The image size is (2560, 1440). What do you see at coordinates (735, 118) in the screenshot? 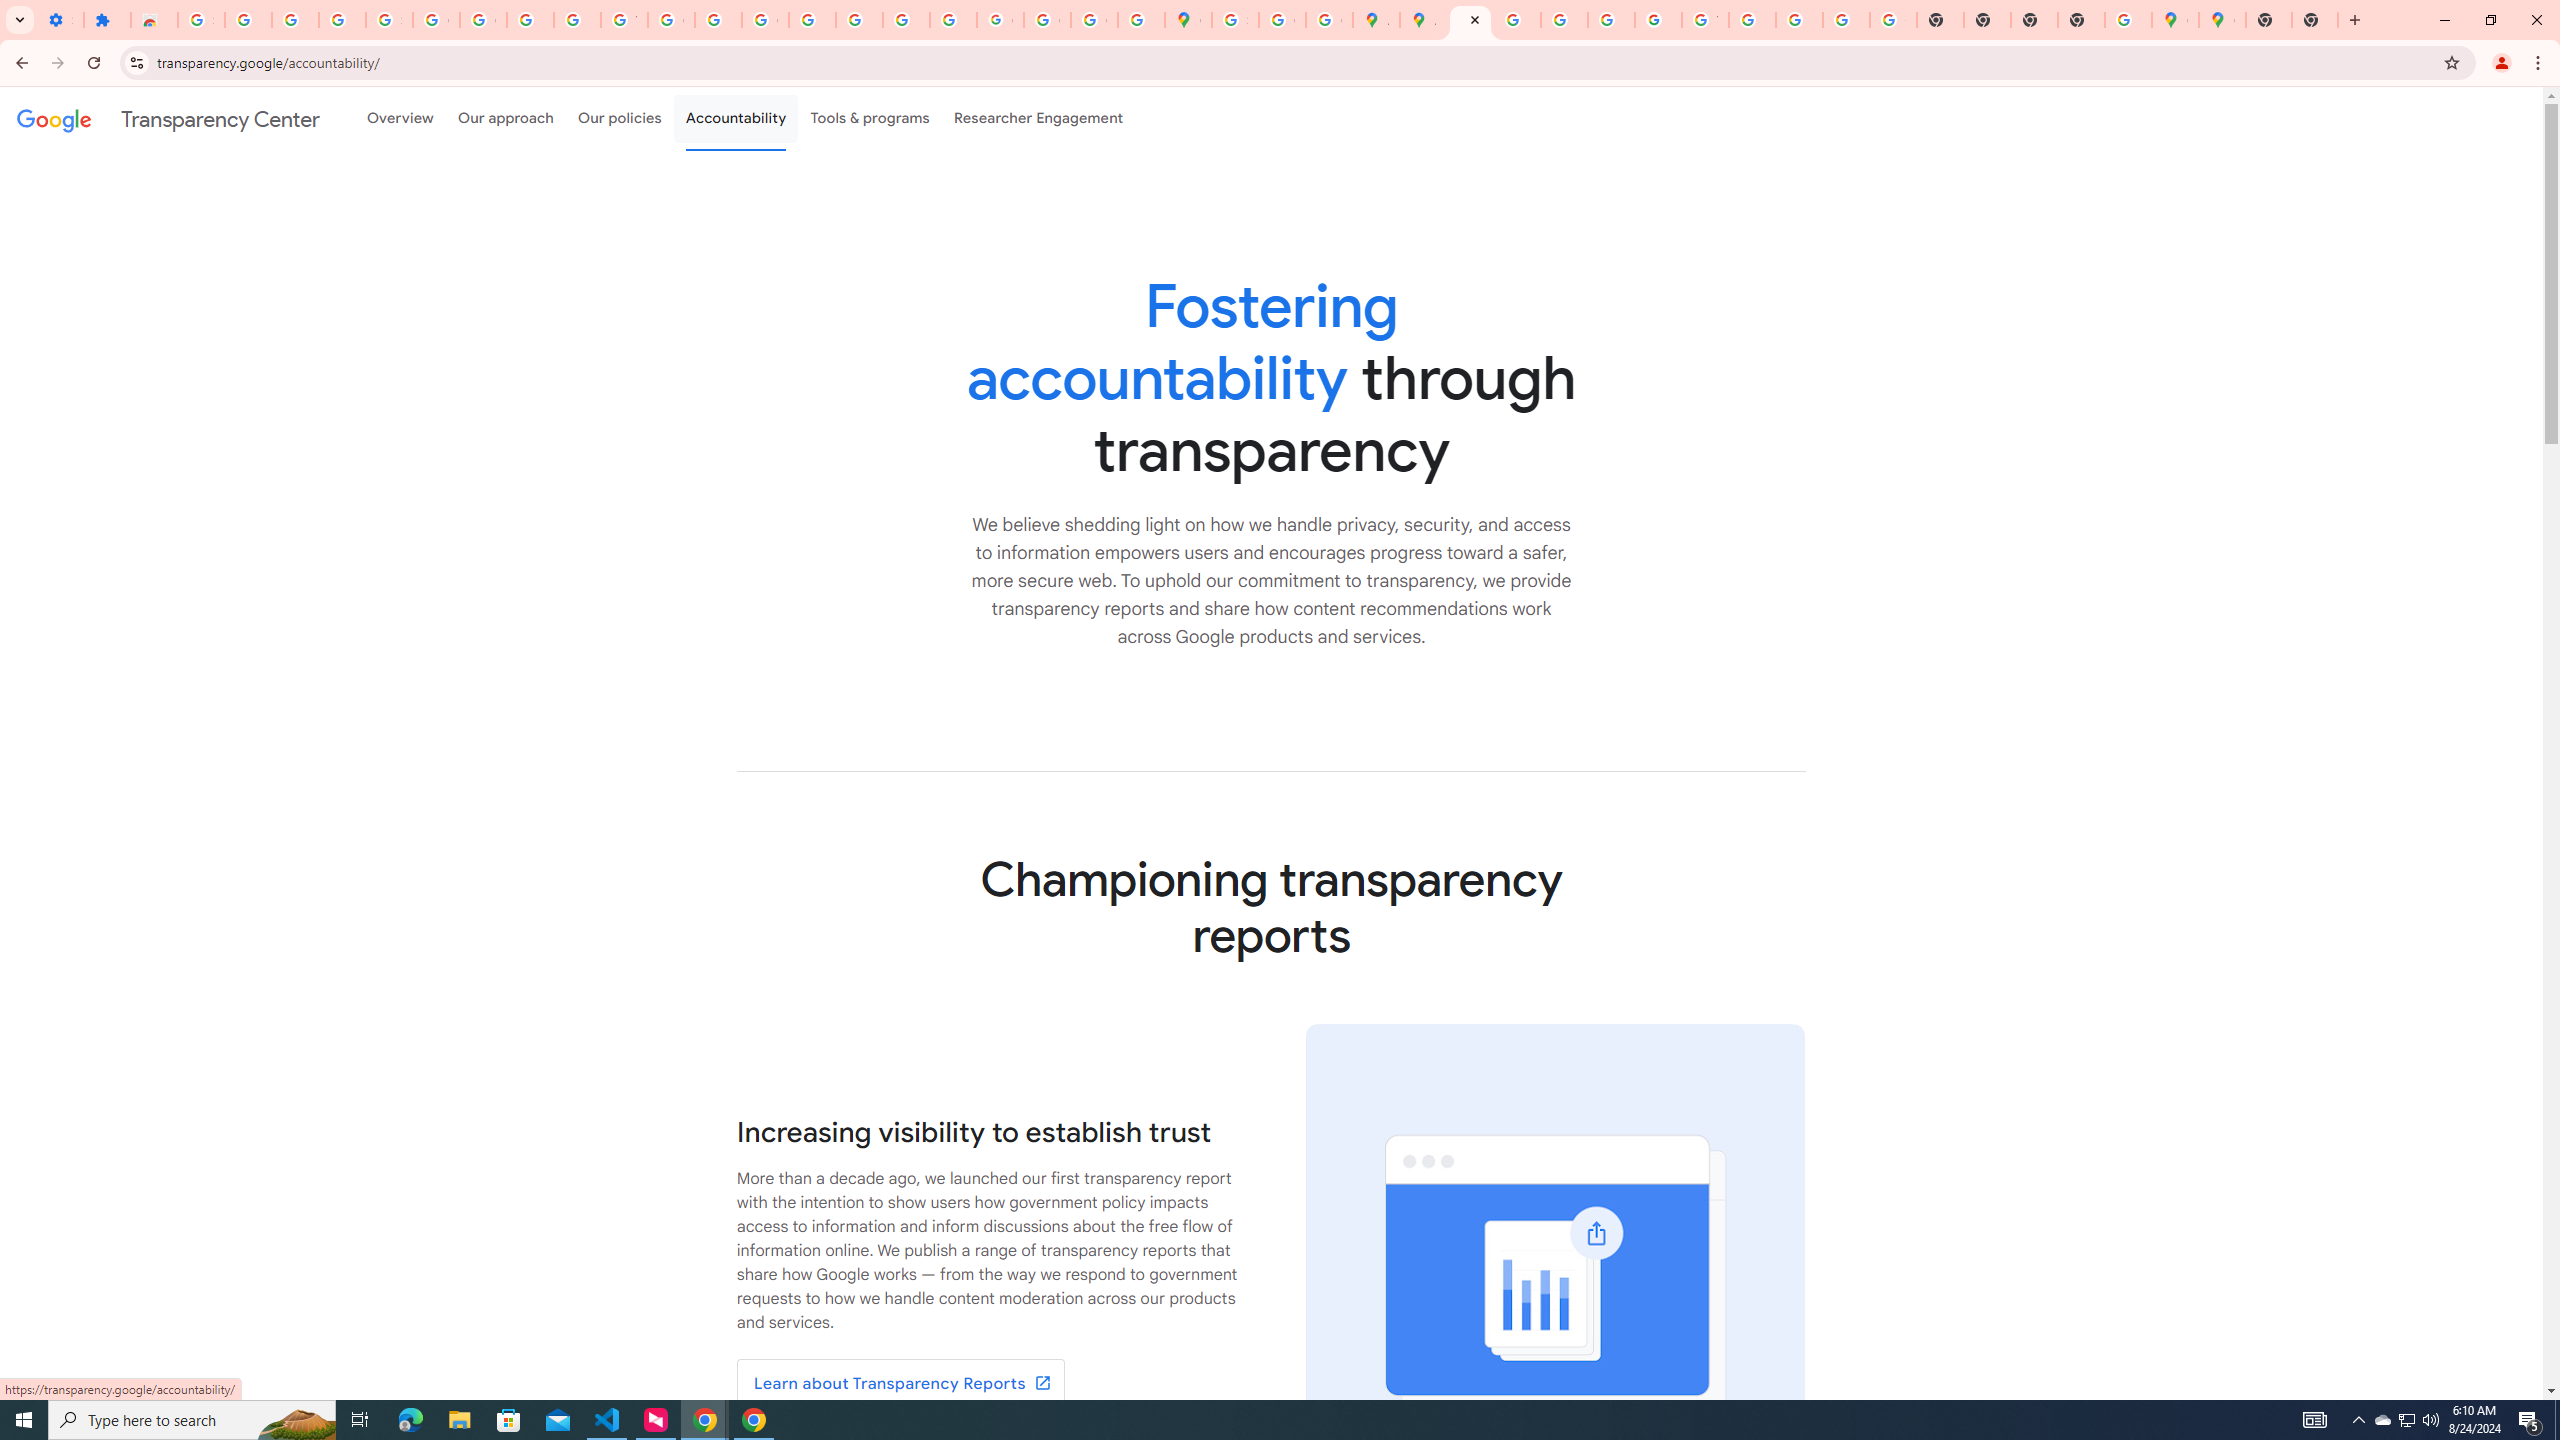
I see `'Accountability'` at bounding box center [735, 118].